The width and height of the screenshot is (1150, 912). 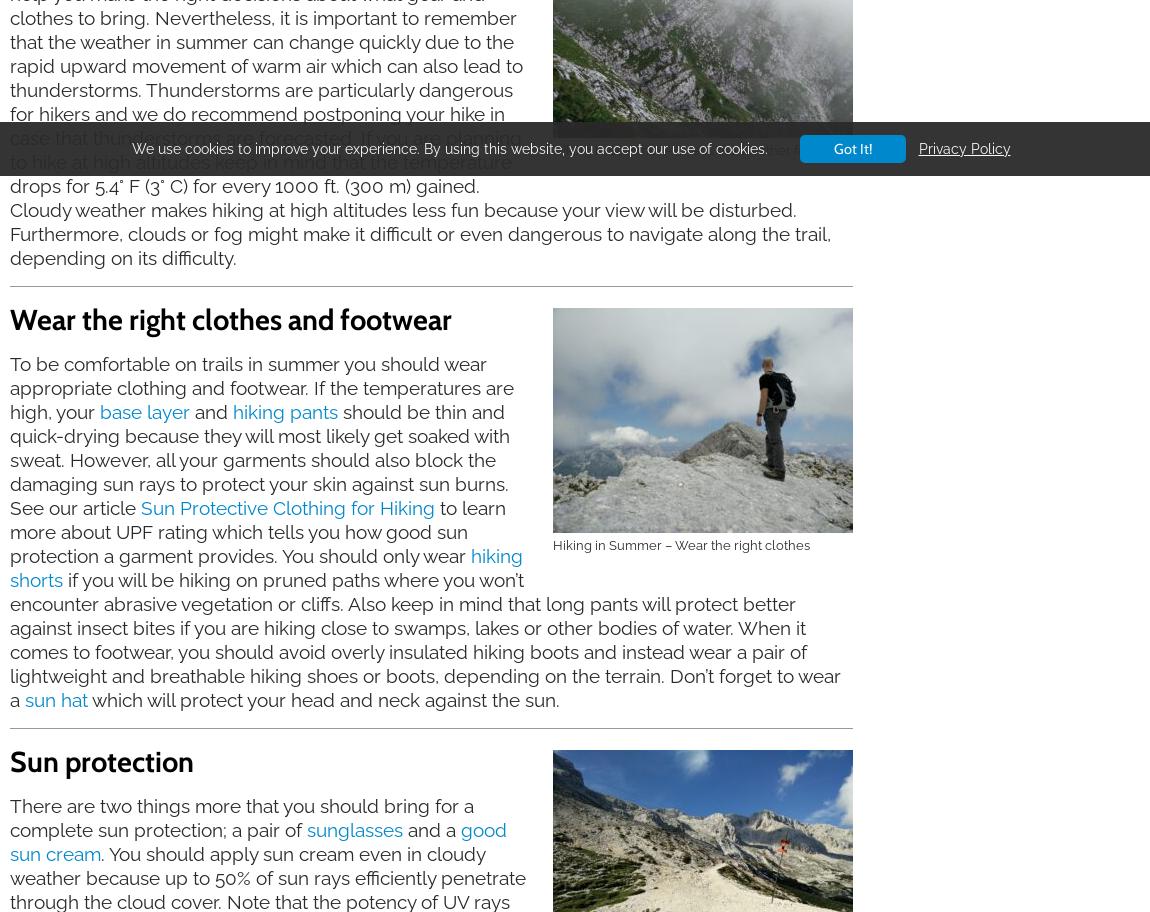 What do you see at coordinates (265, 566) in the screenshot?
I see `'hiking shorts'` at bounding box center [265, 566].